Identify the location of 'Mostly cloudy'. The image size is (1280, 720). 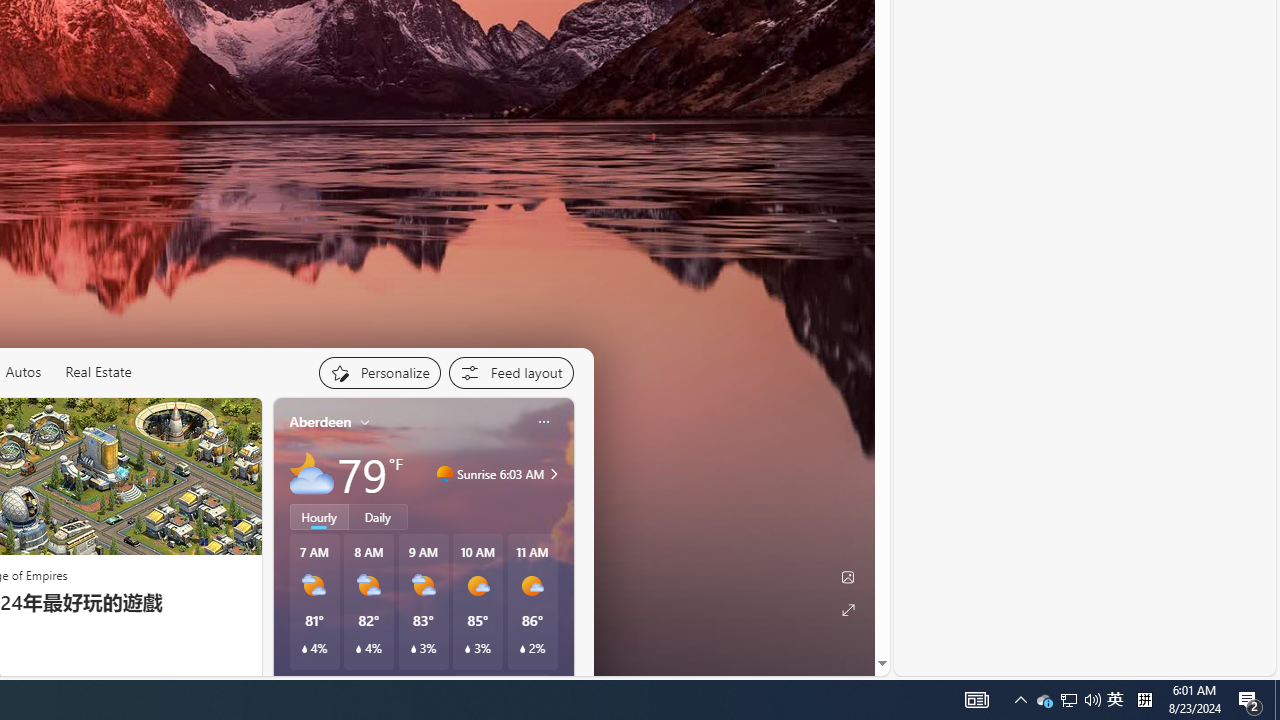
(310, 474).